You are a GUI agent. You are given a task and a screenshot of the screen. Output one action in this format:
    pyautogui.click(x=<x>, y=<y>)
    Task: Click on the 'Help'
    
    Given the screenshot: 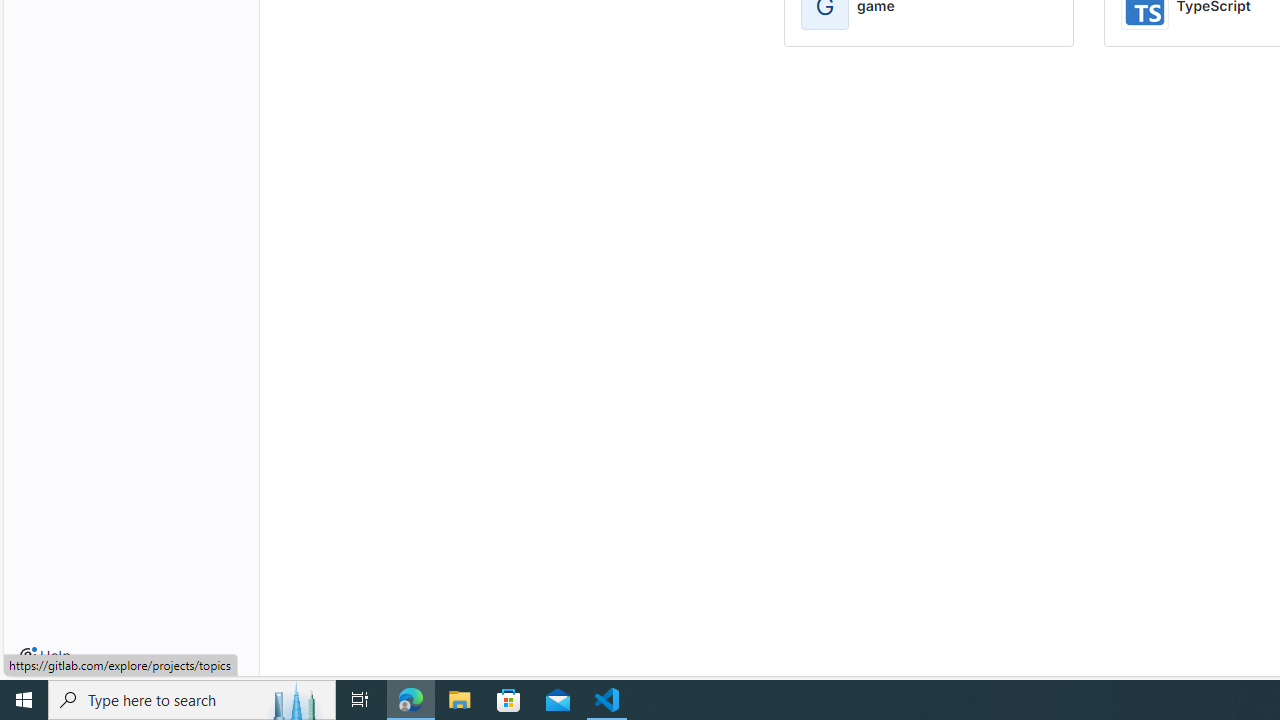 What is the action you would take?
    pyautogui.click(x=45, y=655)
    